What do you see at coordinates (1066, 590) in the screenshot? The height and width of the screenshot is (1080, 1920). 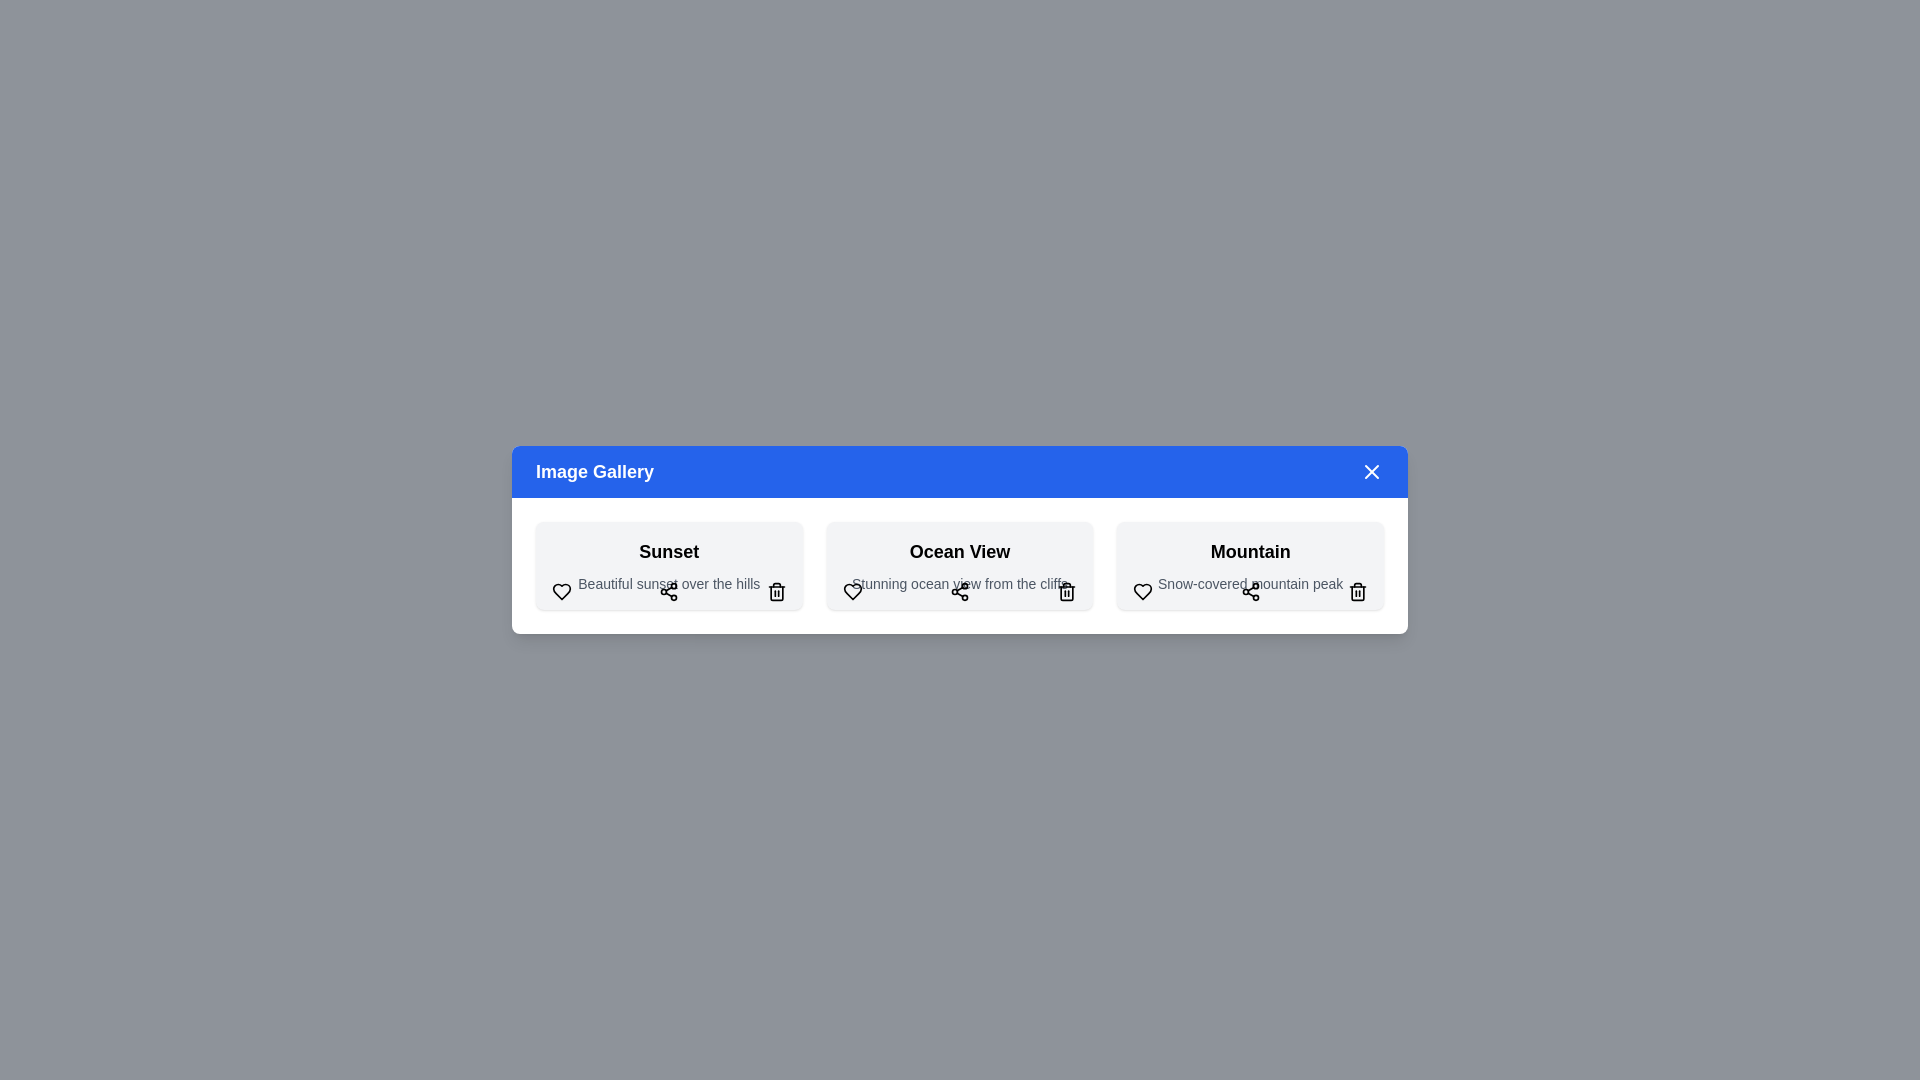 I see `the trash button for the image titled Ocean View` at bounding box center [1066, 590].